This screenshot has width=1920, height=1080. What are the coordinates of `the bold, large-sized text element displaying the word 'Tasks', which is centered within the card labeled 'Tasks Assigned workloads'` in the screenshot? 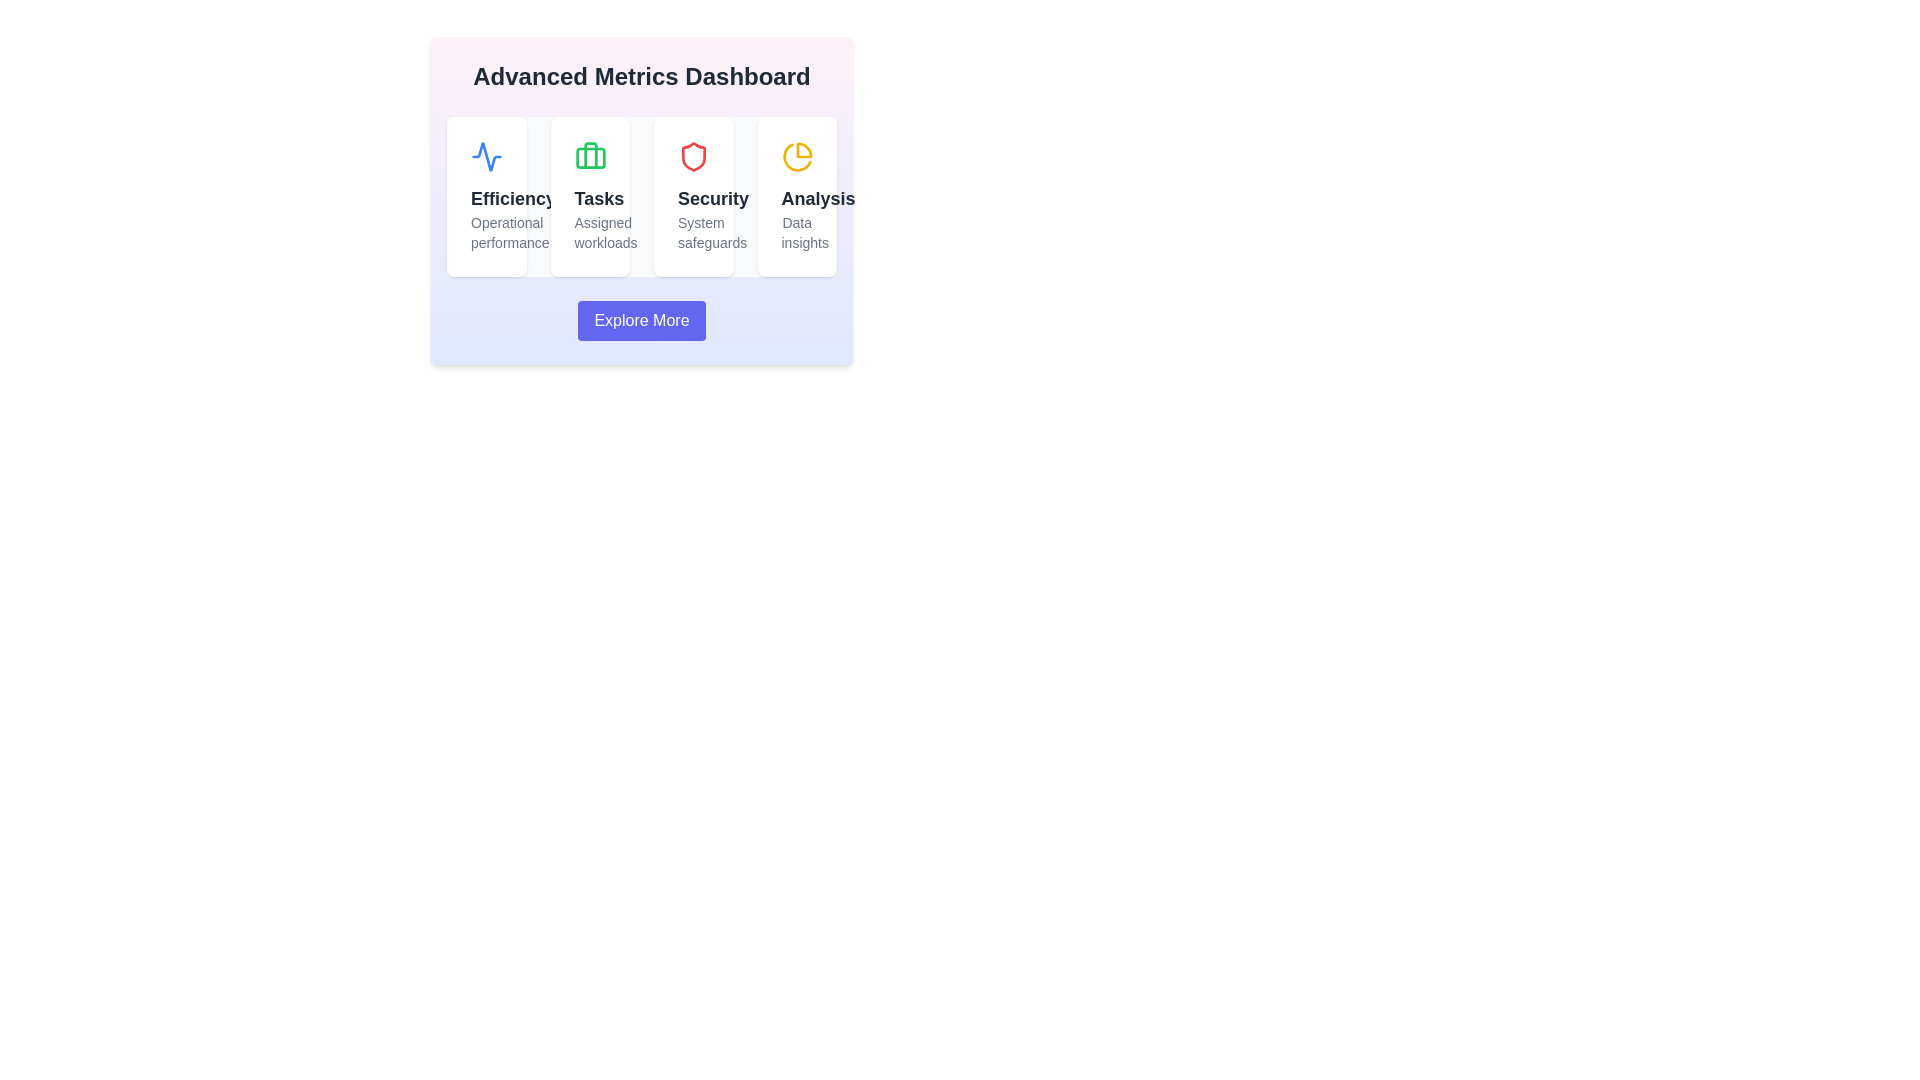 It's located at (589, 199).